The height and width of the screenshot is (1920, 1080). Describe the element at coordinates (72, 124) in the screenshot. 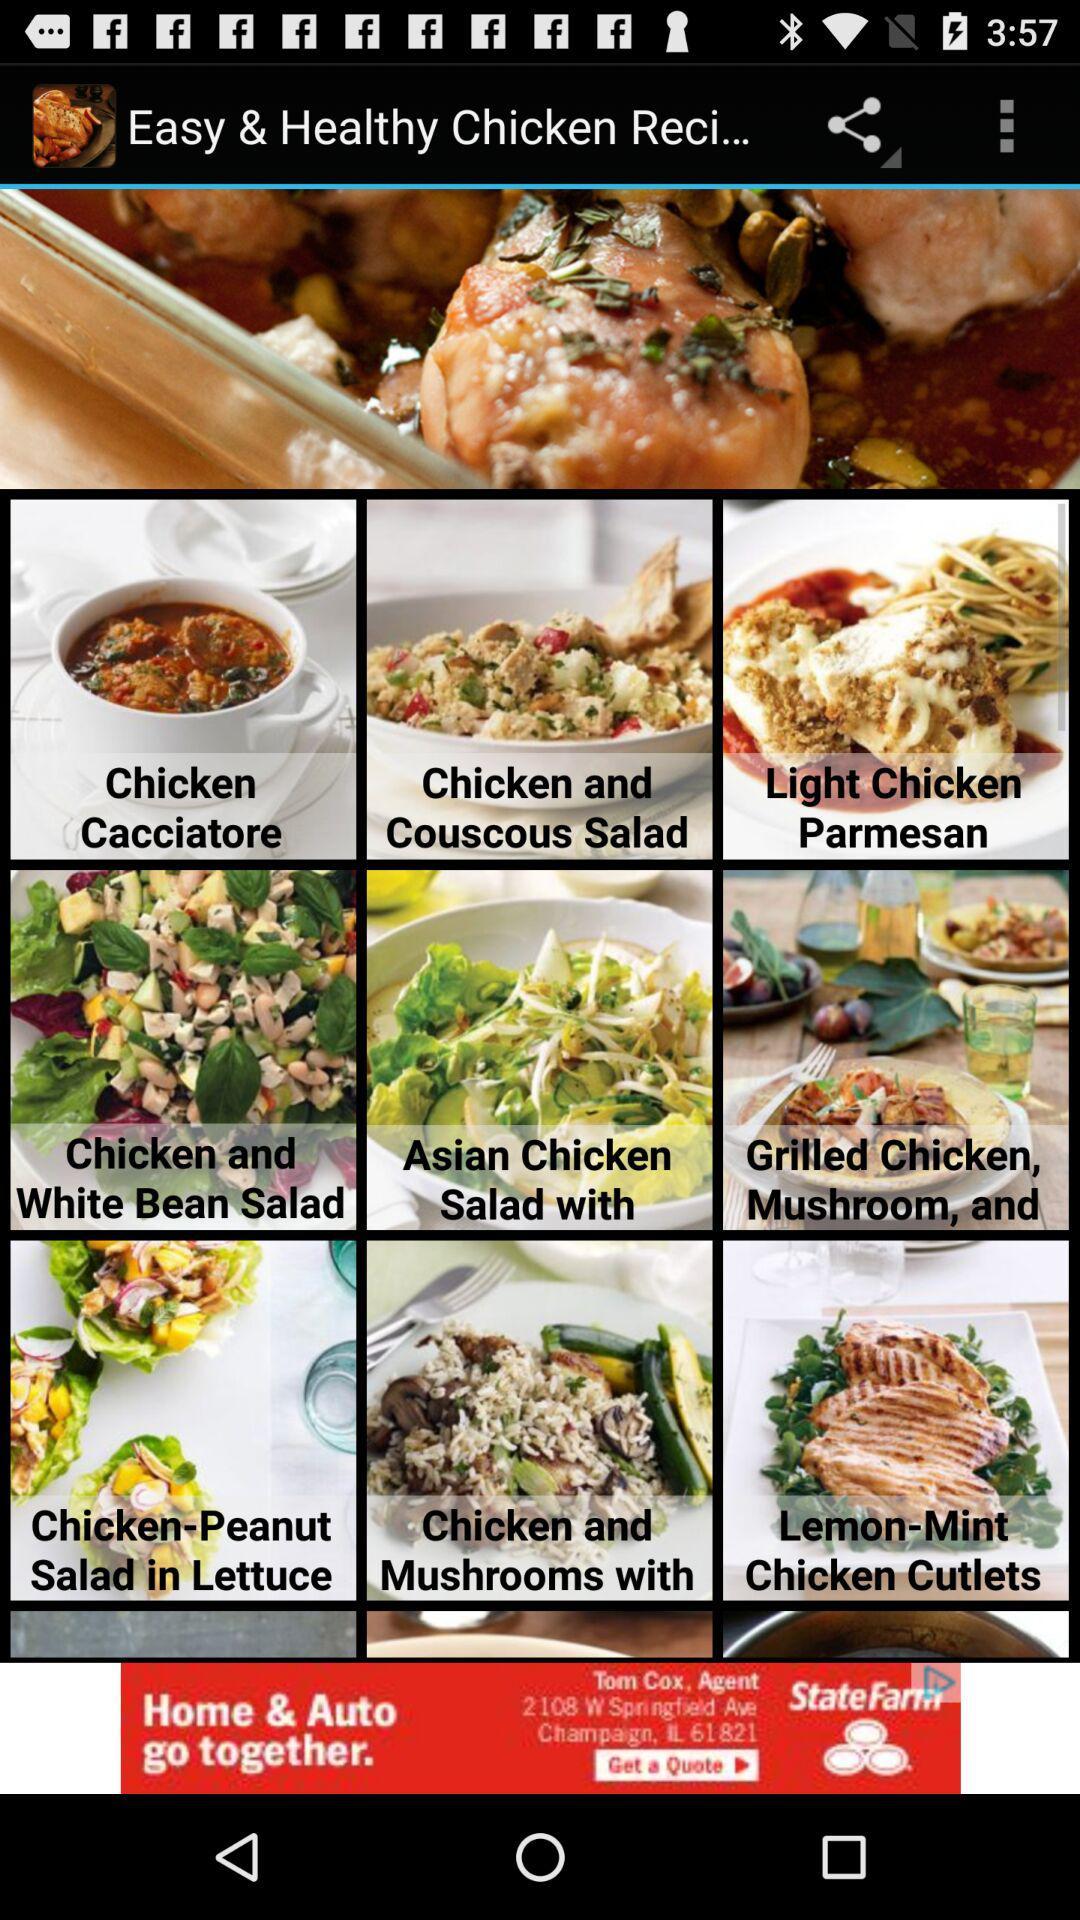

I see `the image on the top most left of the page` at that location.